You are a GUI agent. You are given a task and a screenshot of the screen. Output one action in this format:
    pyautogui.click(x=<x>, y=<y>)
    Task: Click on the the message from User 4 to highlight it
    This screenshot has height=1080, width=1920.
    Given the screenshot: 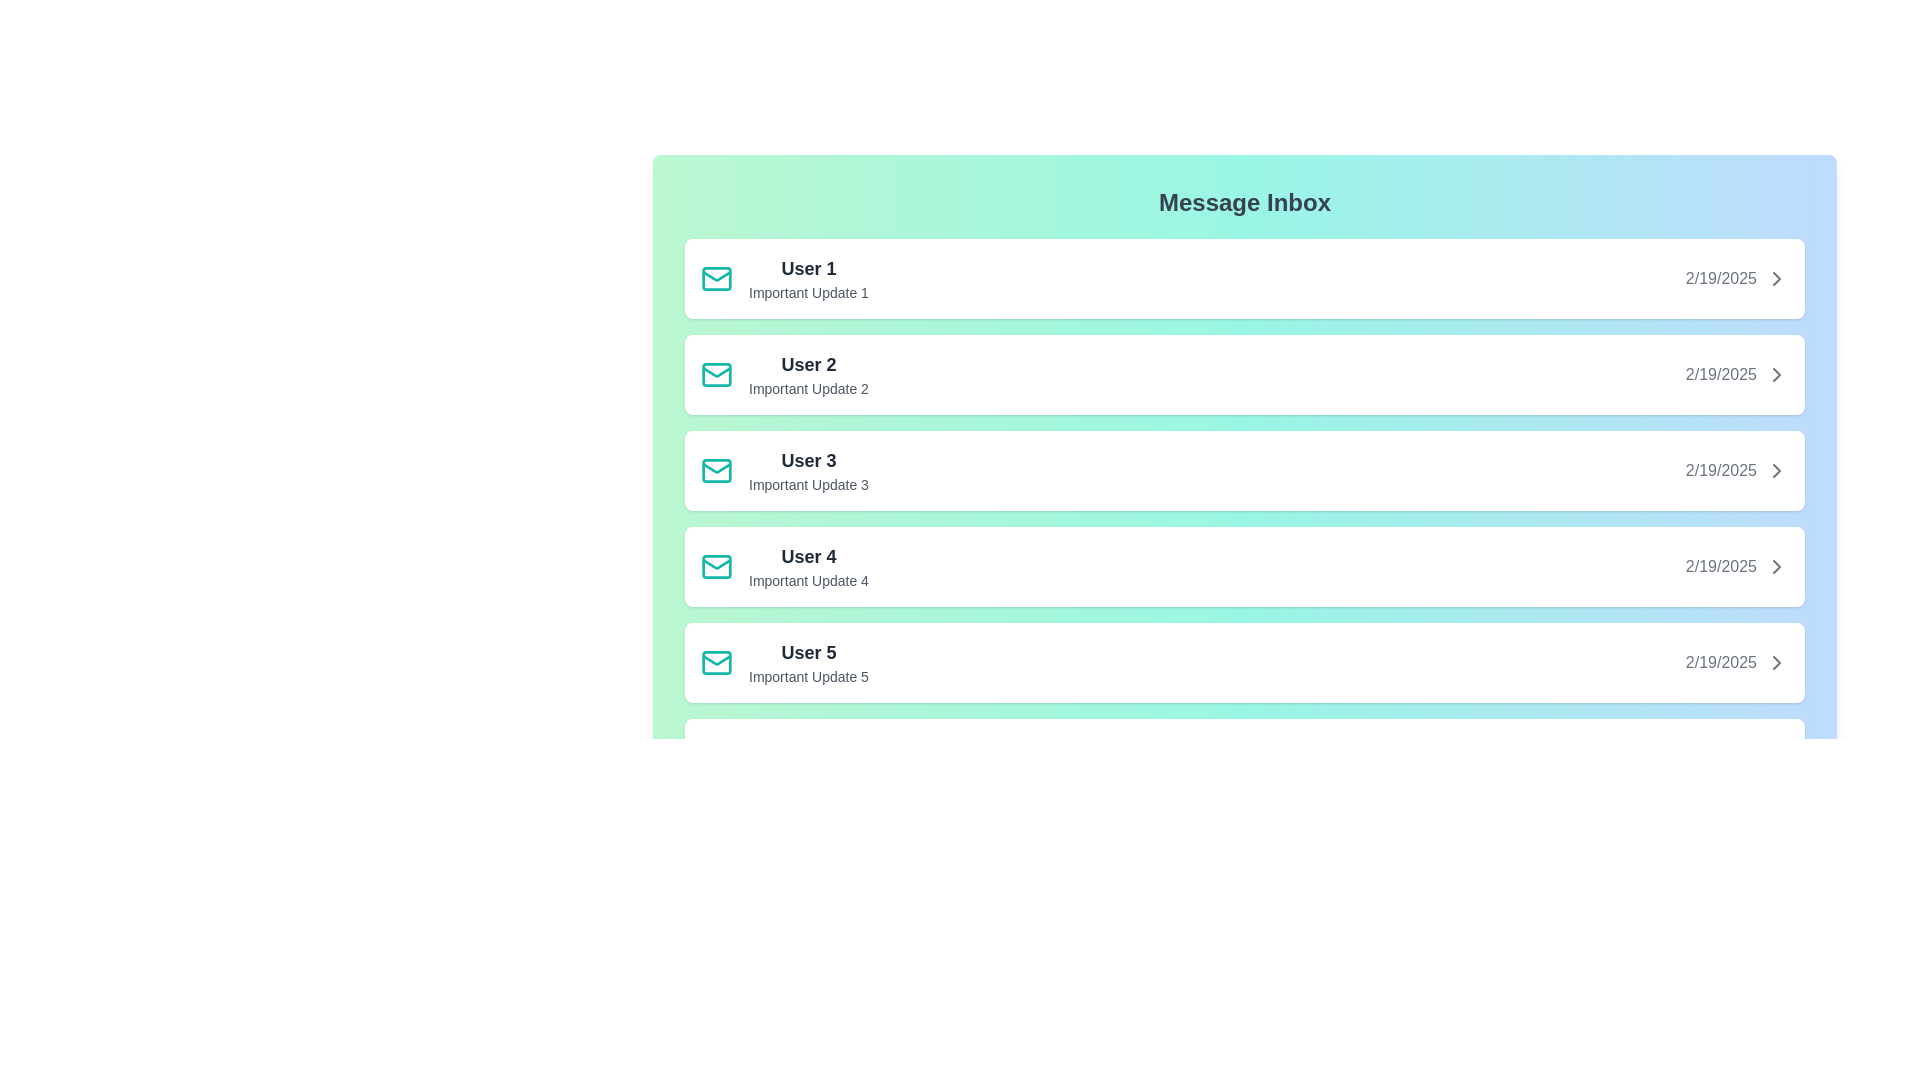 What is the action you would take?
    pyautogui.click(x=1243, y=567)
    